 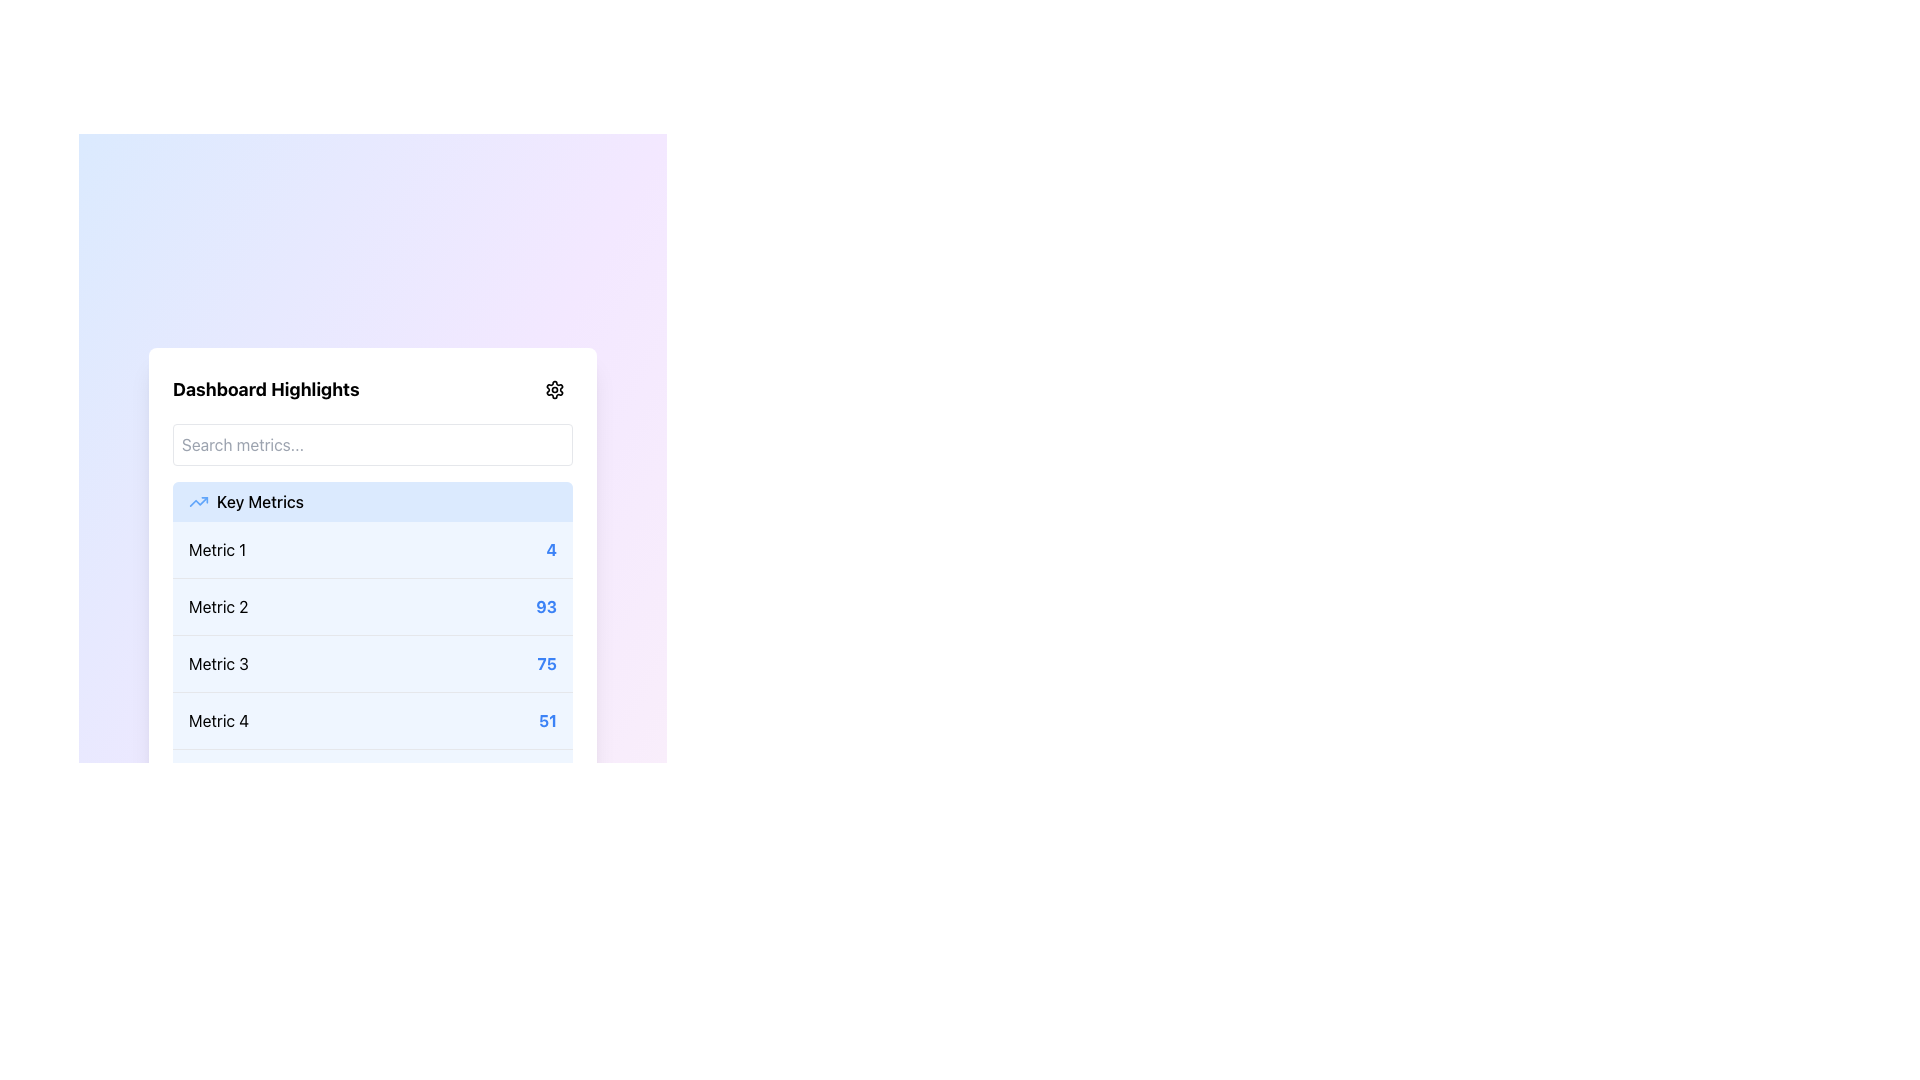 I want to click on text label for the metric associated with 'Metric 375' in the Key Metrics list, so click(x=219, y=663).